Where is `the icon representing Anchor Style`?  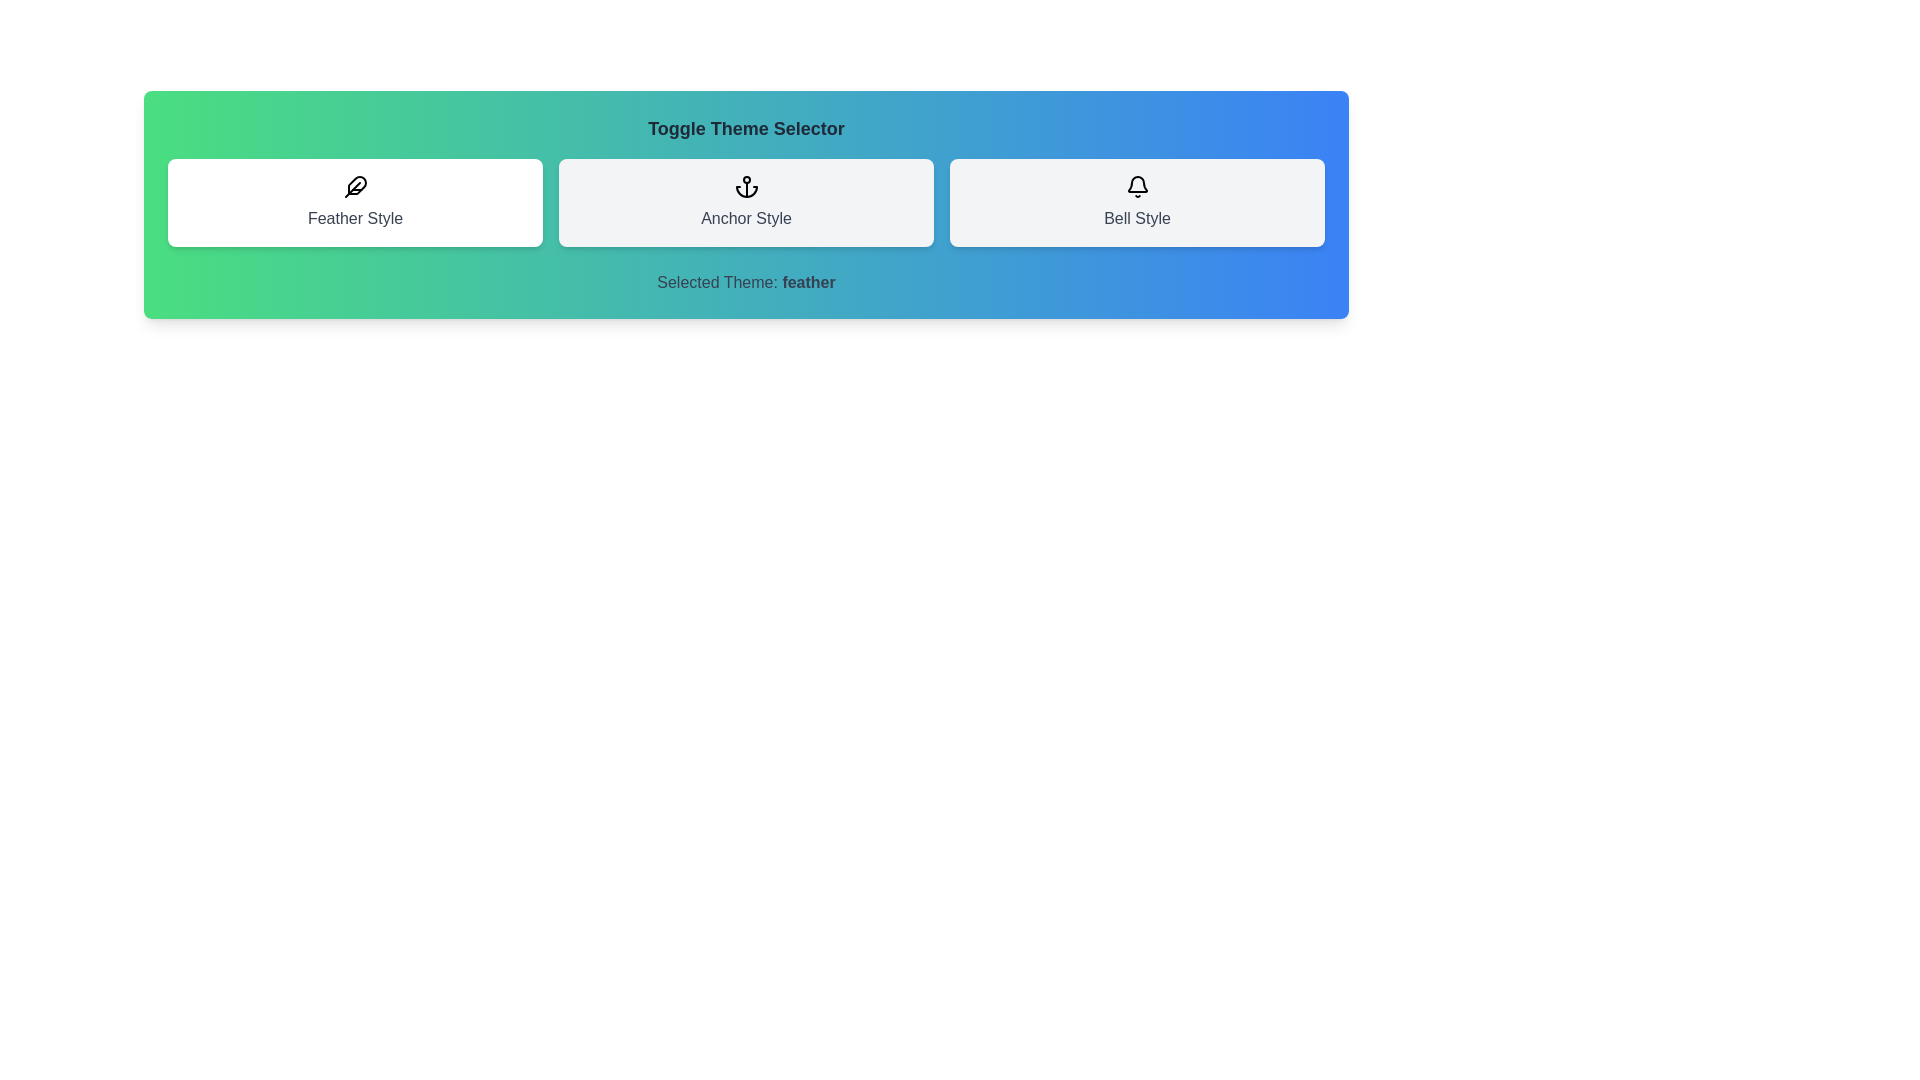
the icon representing Anchor Style is located at coordinates (745, 203).